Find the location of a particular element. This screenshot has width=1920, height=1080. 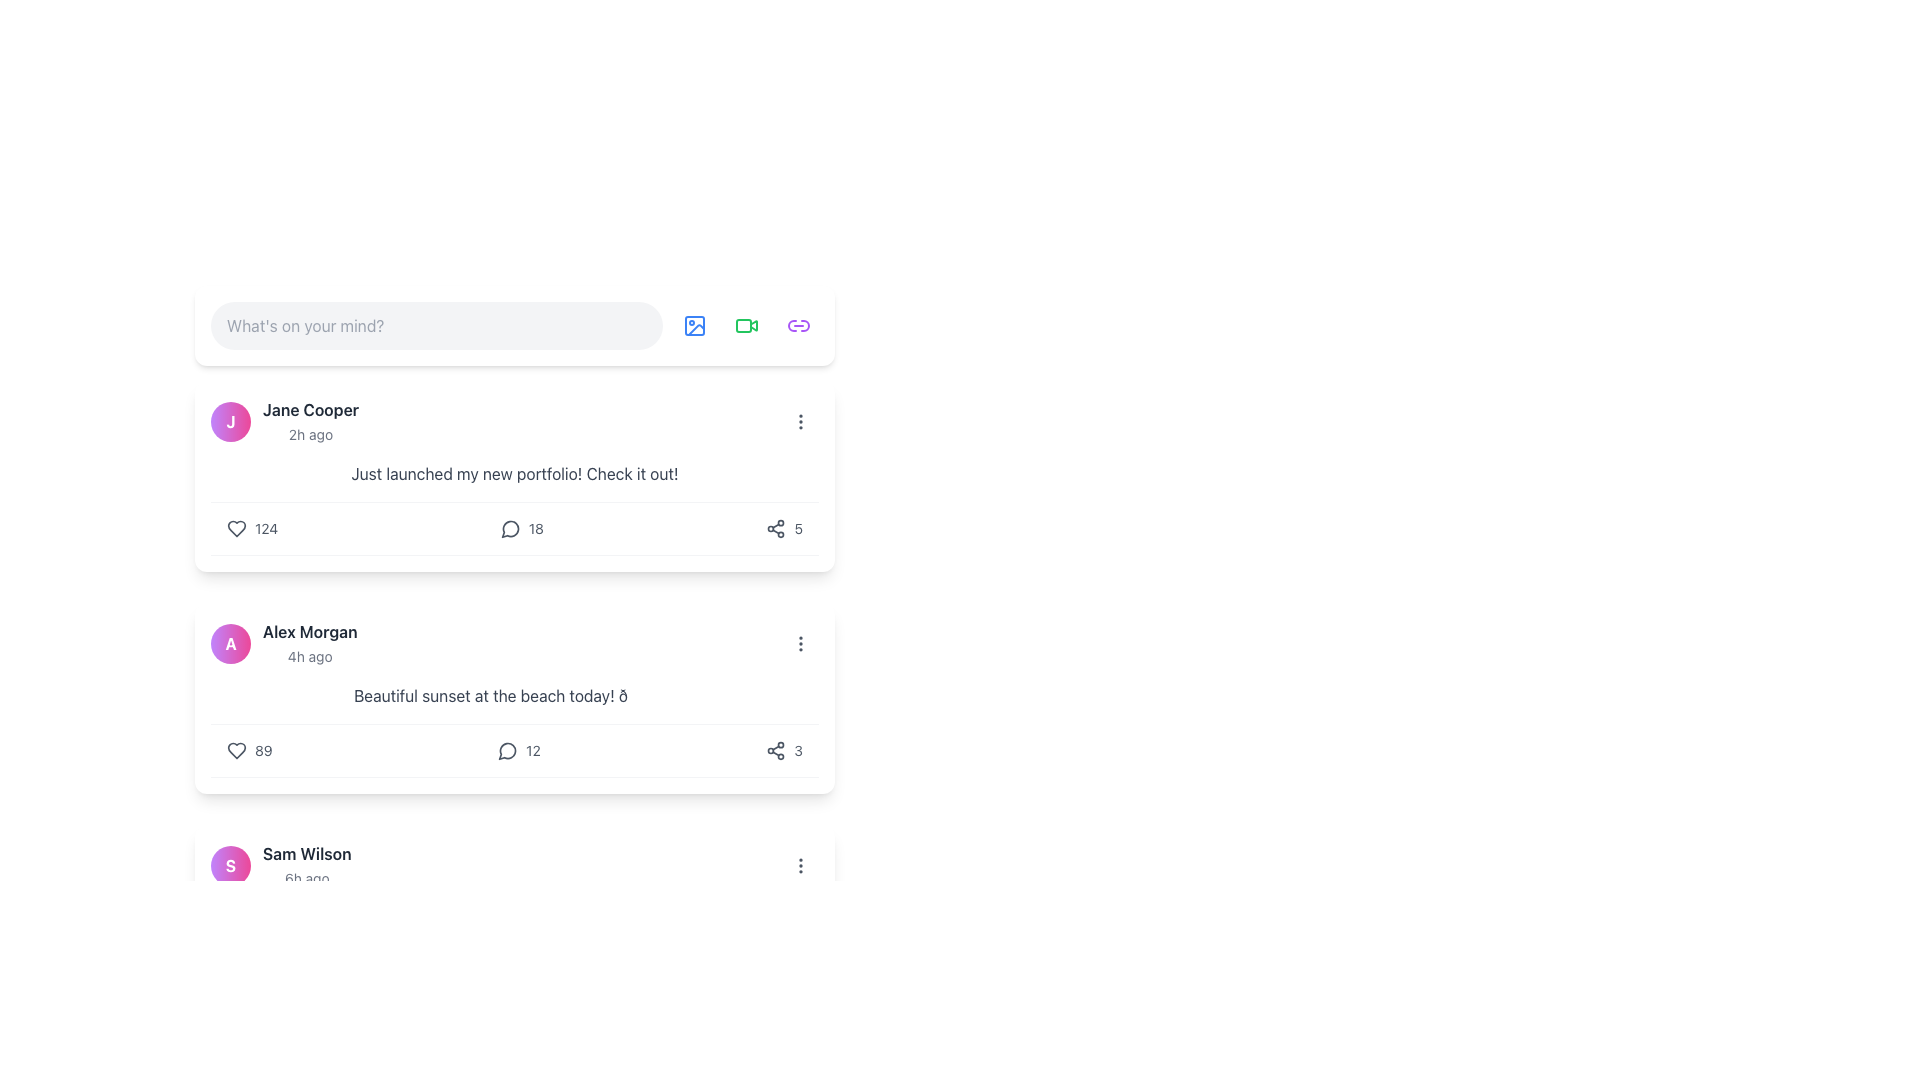

the circular, outlined speech bubble icon located to the left of the comment count under the post by Alex Morgan is located at coordinates (507, 751).